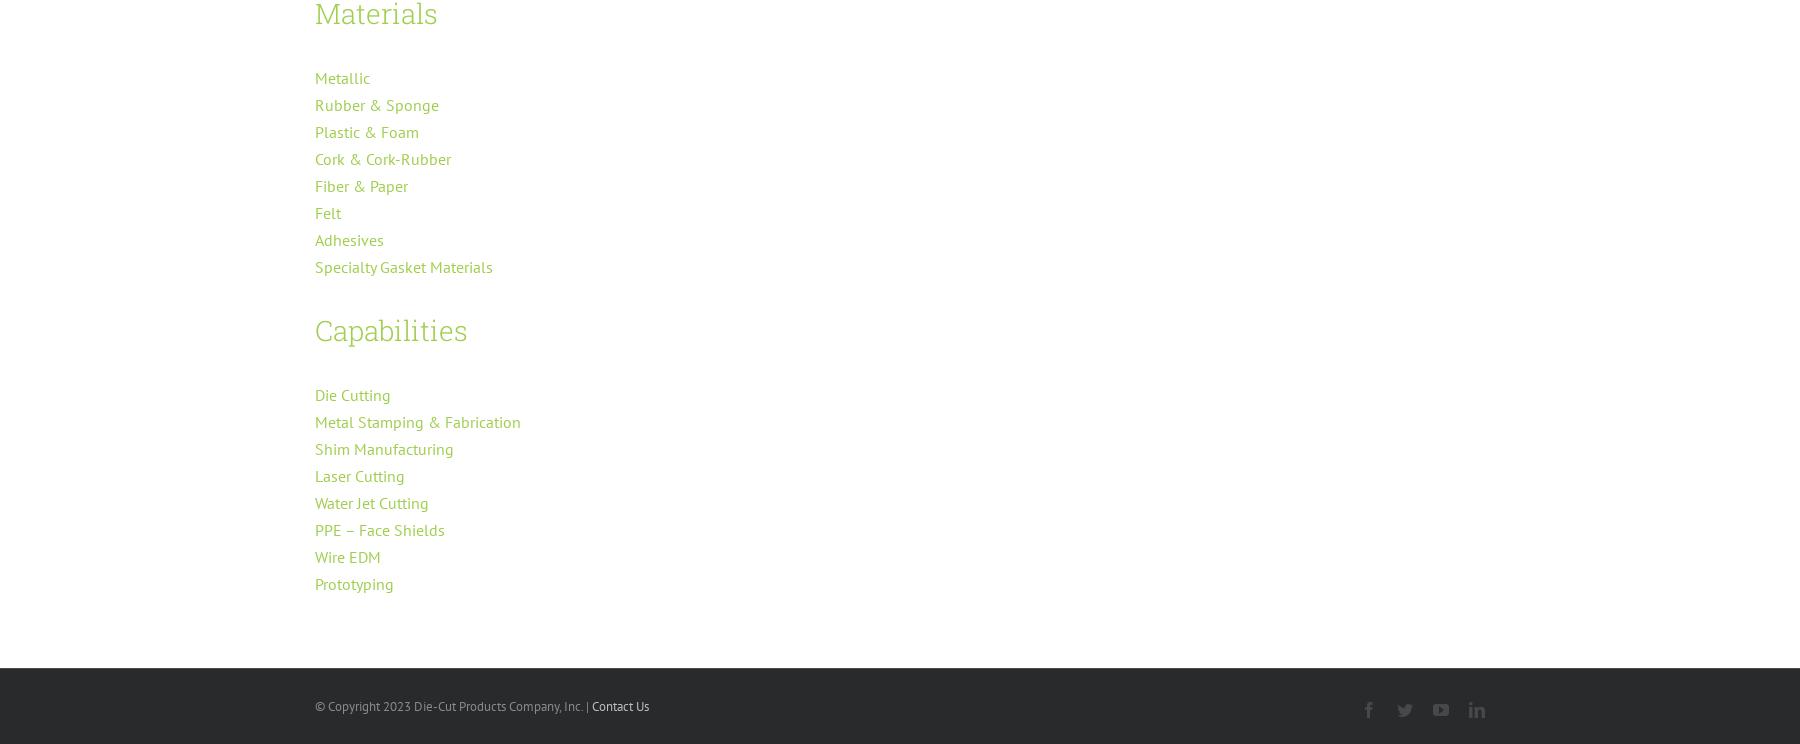  I want to click on 'Felt', so click(326, 211).